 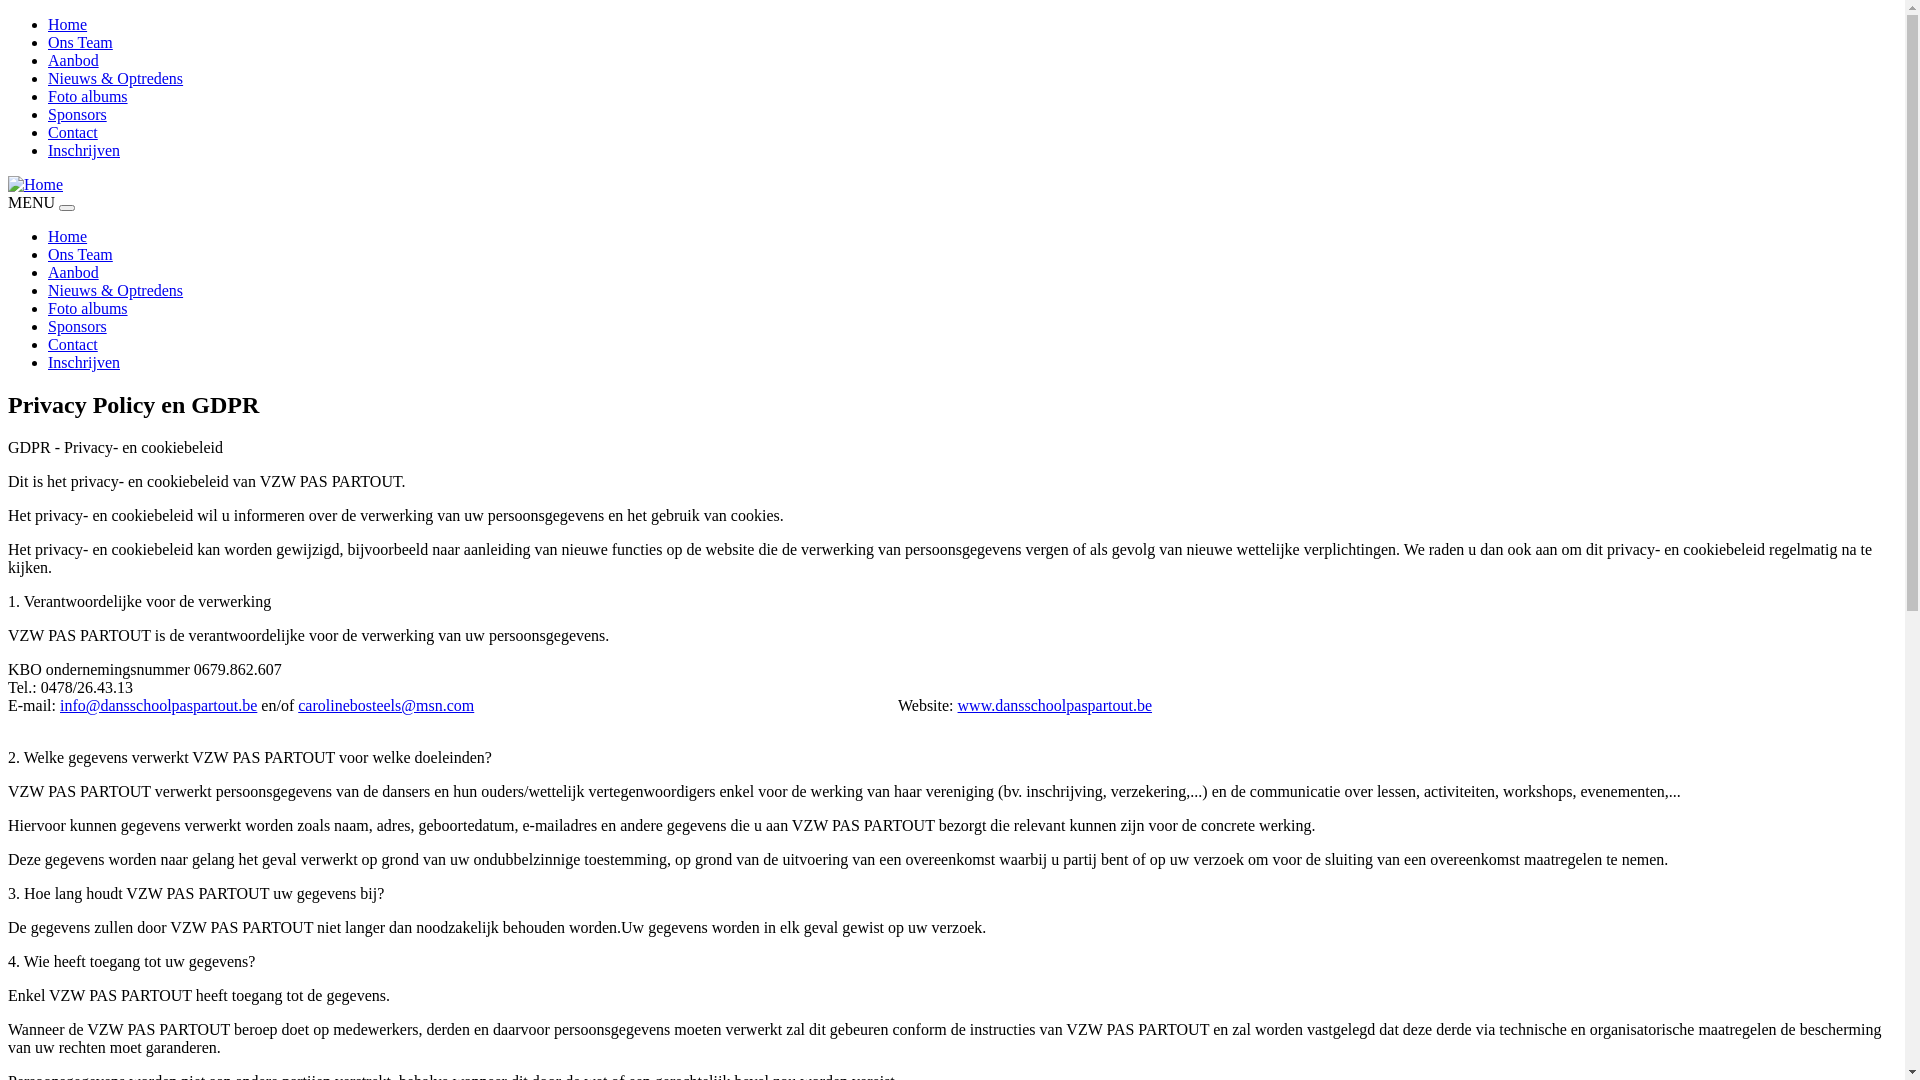 I want to click on 'carolinebosteels@msn.com', so click(x=385, y=704).